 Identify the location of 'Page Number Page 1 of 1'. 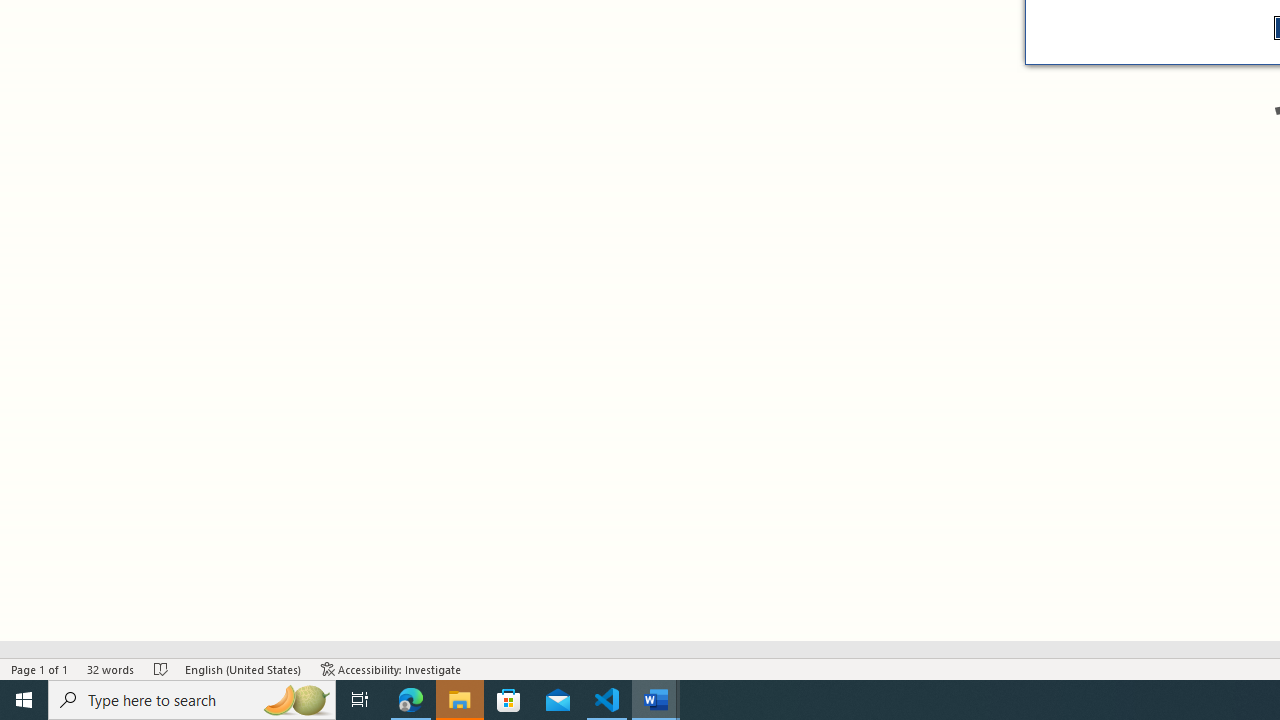
(40, 669).